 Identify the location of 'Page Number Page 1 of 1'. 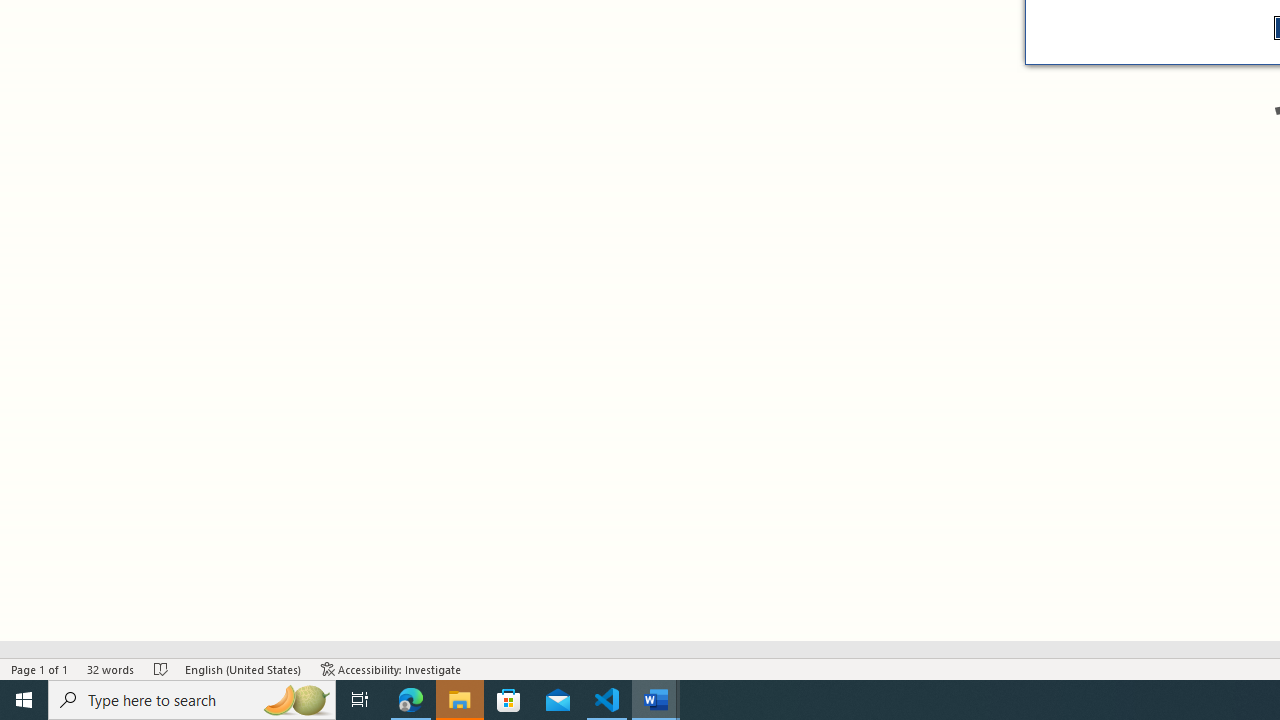
(40, 669).